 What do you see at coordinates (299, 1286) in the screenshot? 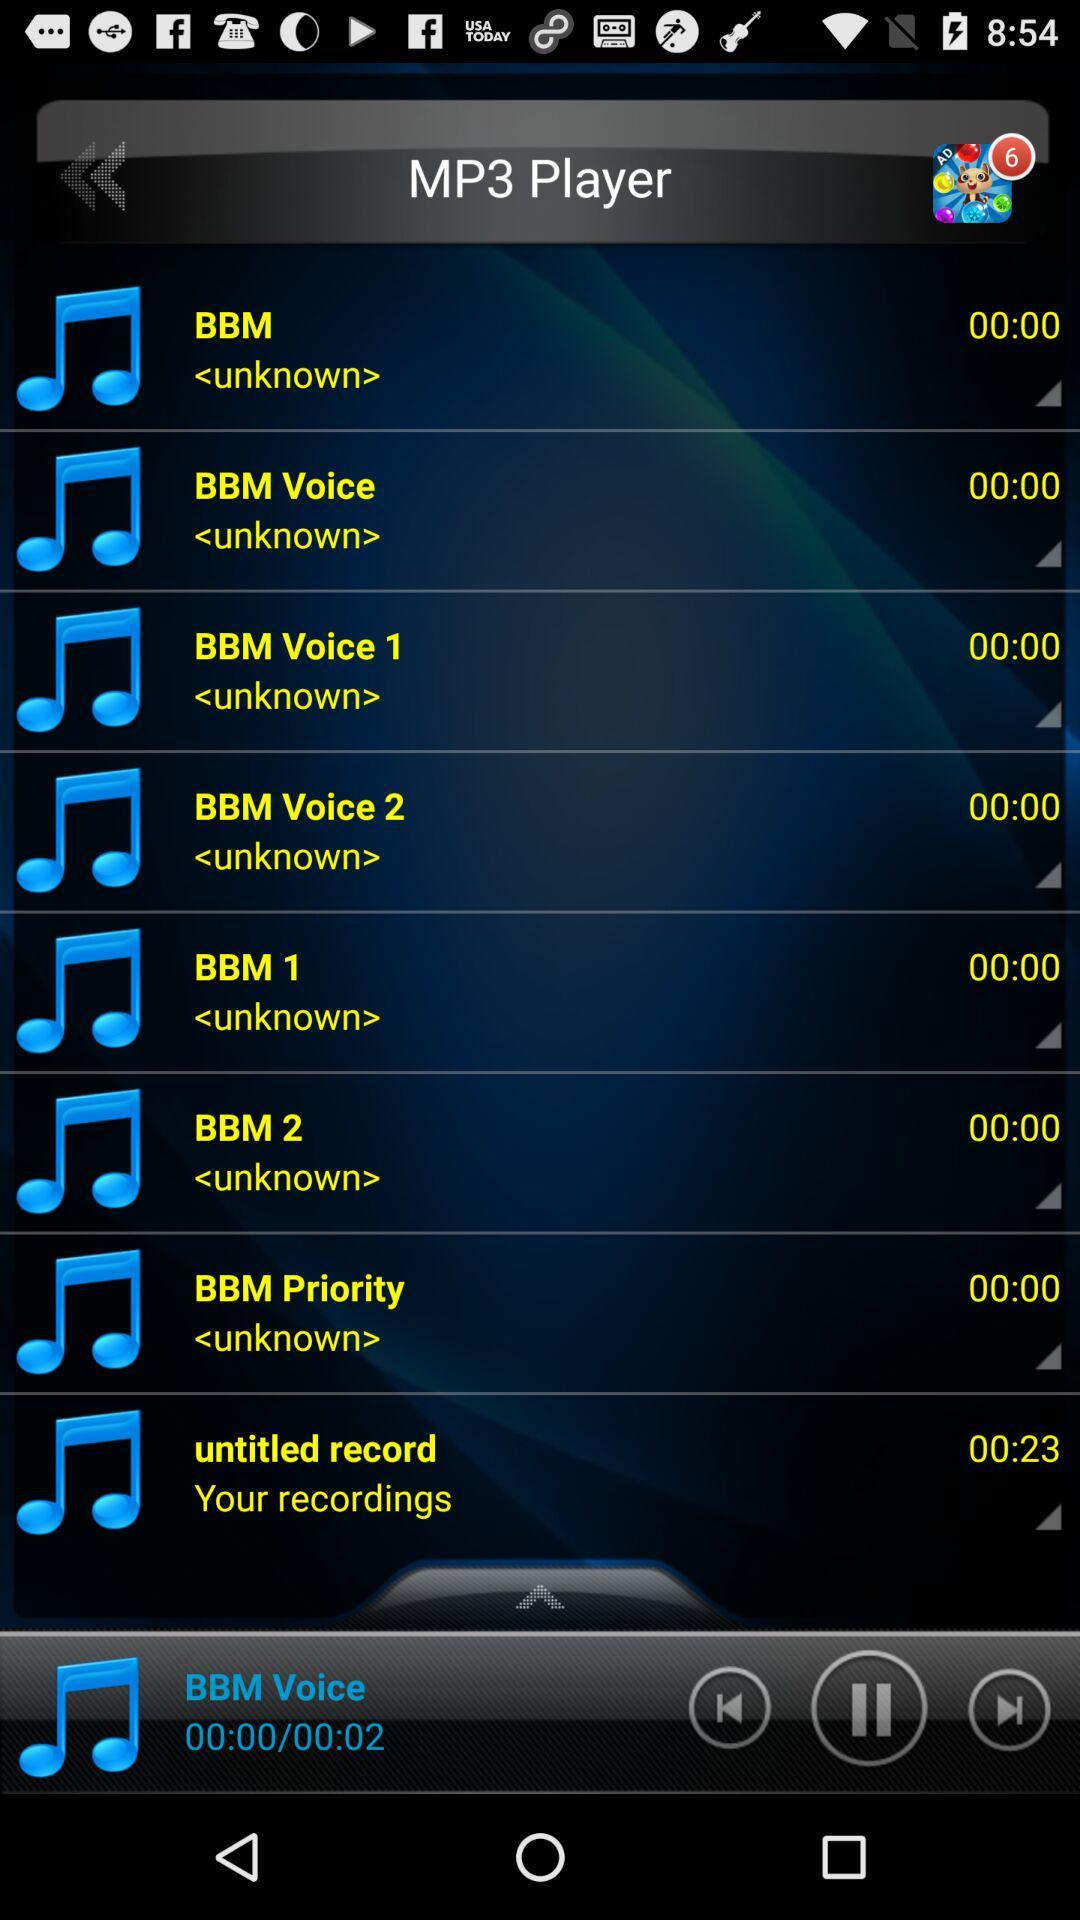
I see `icon above the <unknown> item` at bounding box center [299, 1286].